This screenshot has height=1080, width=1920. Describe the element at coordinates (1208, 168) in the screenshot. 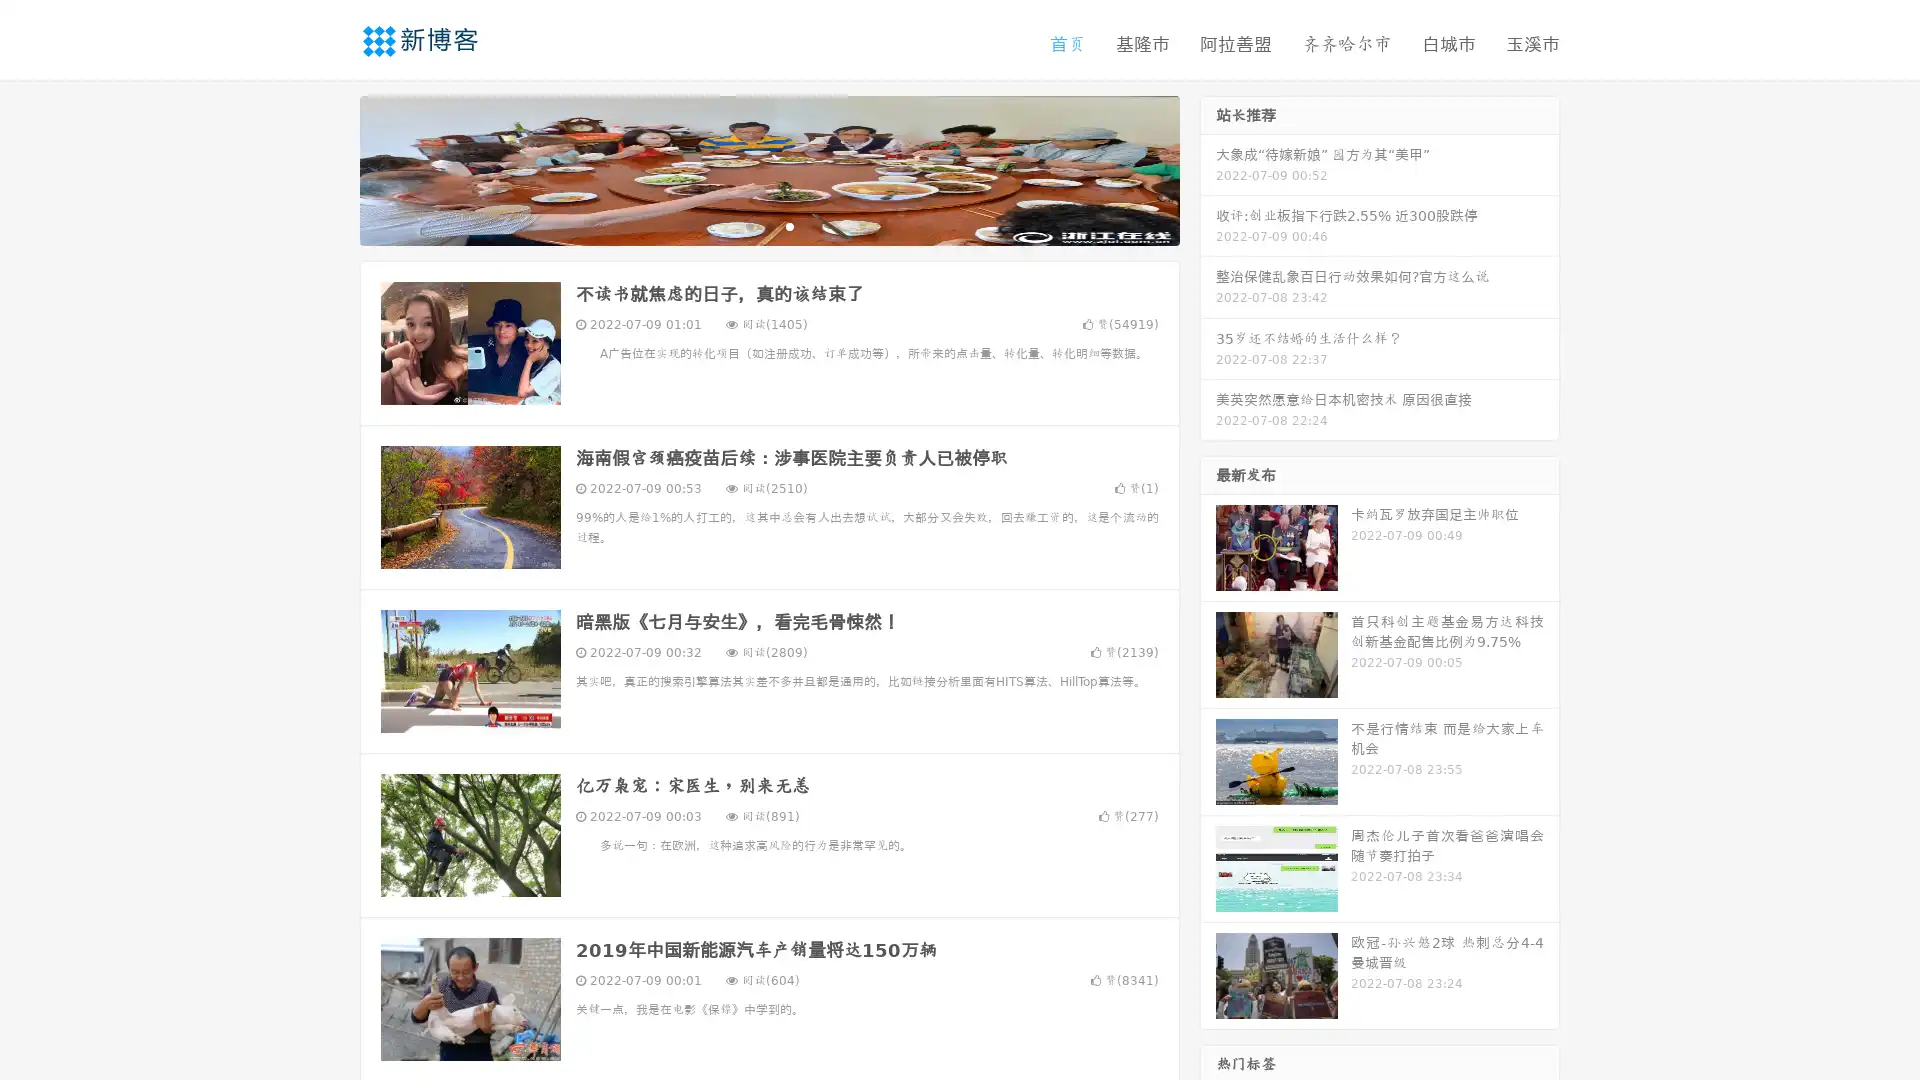

I see `Next slide` at that location.